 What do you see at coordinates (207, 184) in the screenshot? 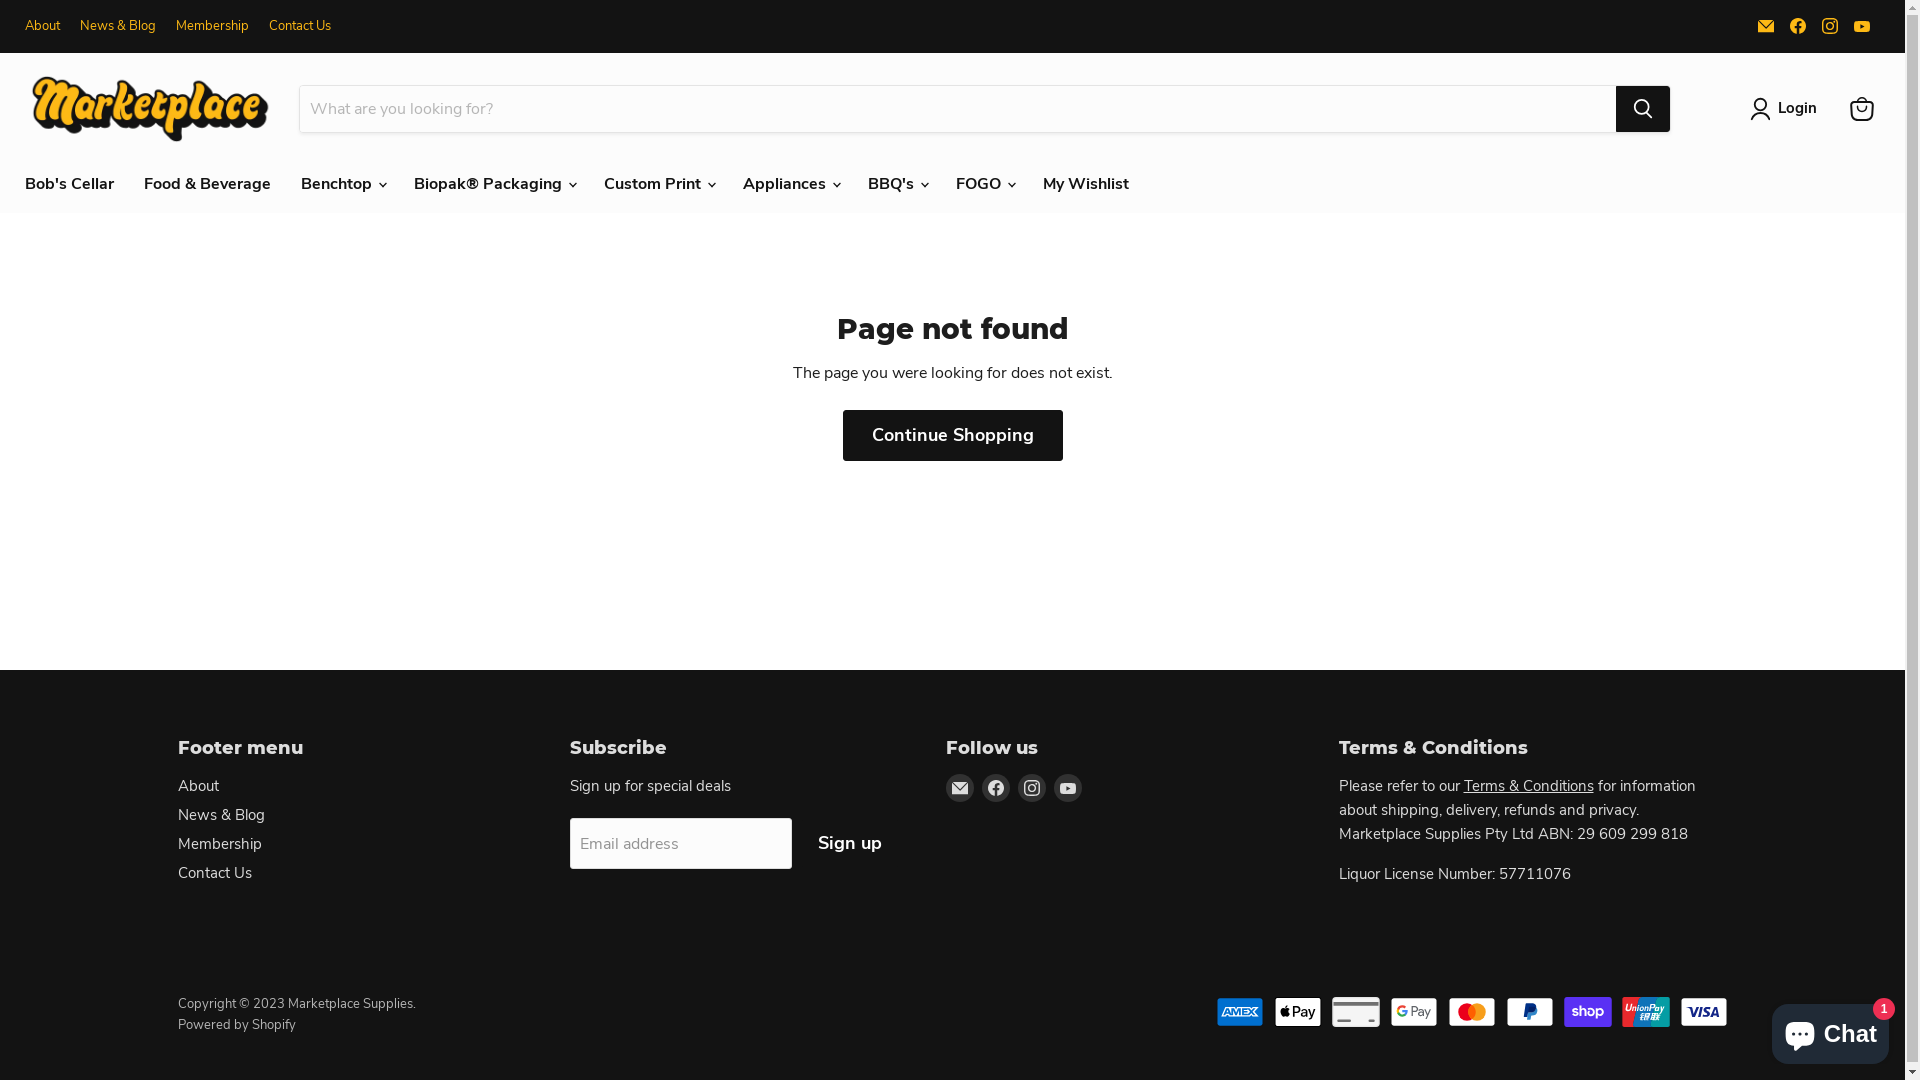
I see `'Food & Beverage'` at bounding box center [207, 184].